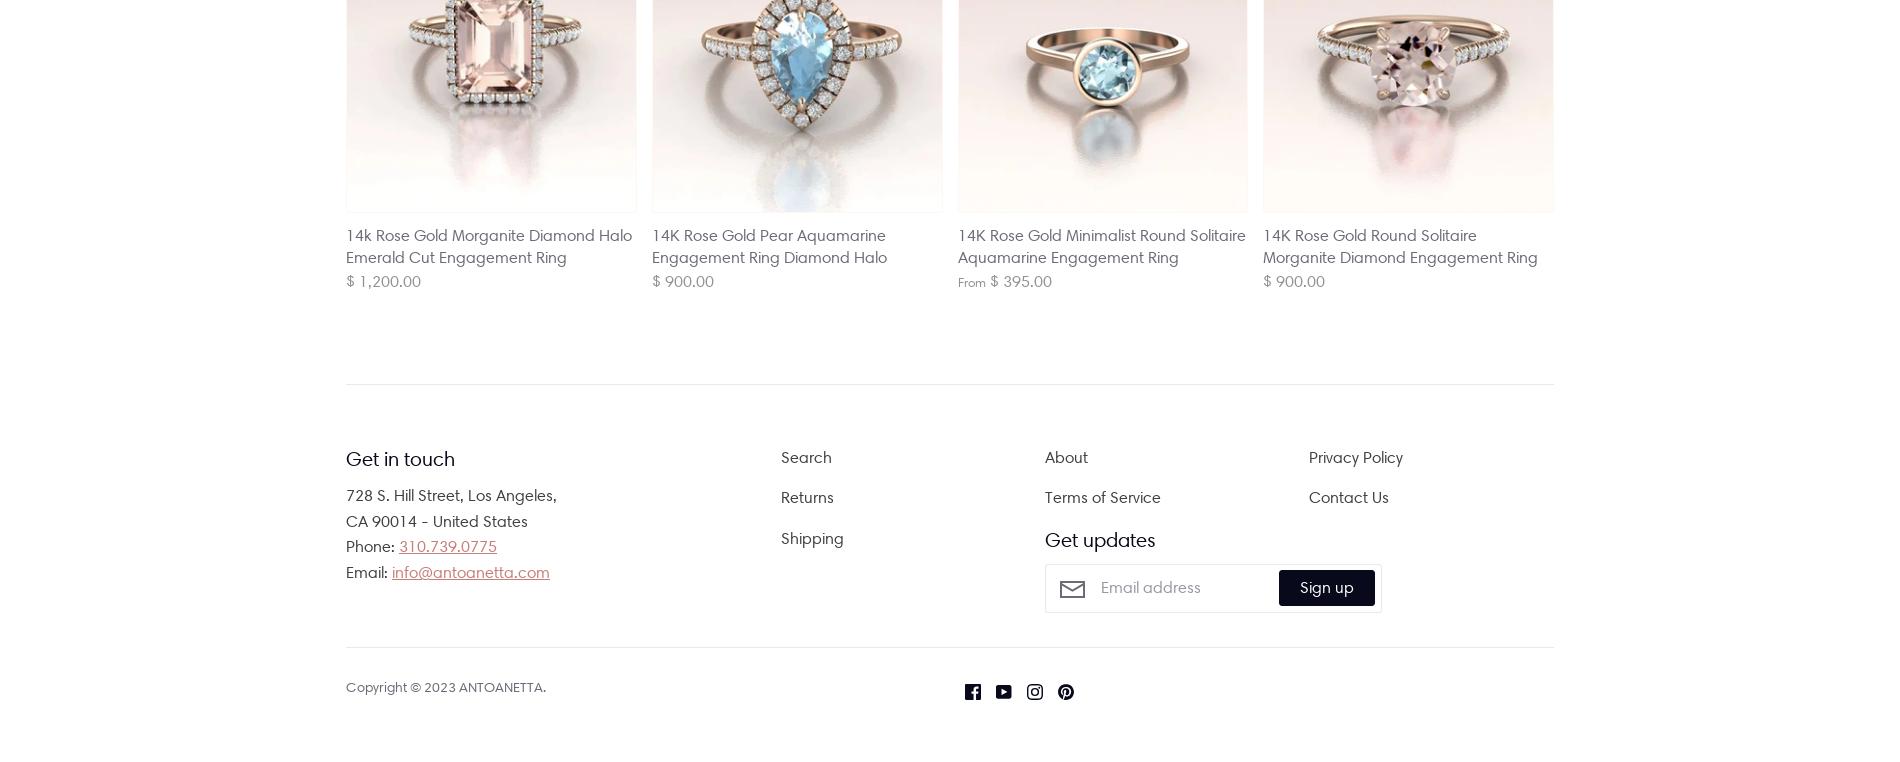  Describe the element at coordinates (544, 685) in the screenshot. I see `'.'` at that location.